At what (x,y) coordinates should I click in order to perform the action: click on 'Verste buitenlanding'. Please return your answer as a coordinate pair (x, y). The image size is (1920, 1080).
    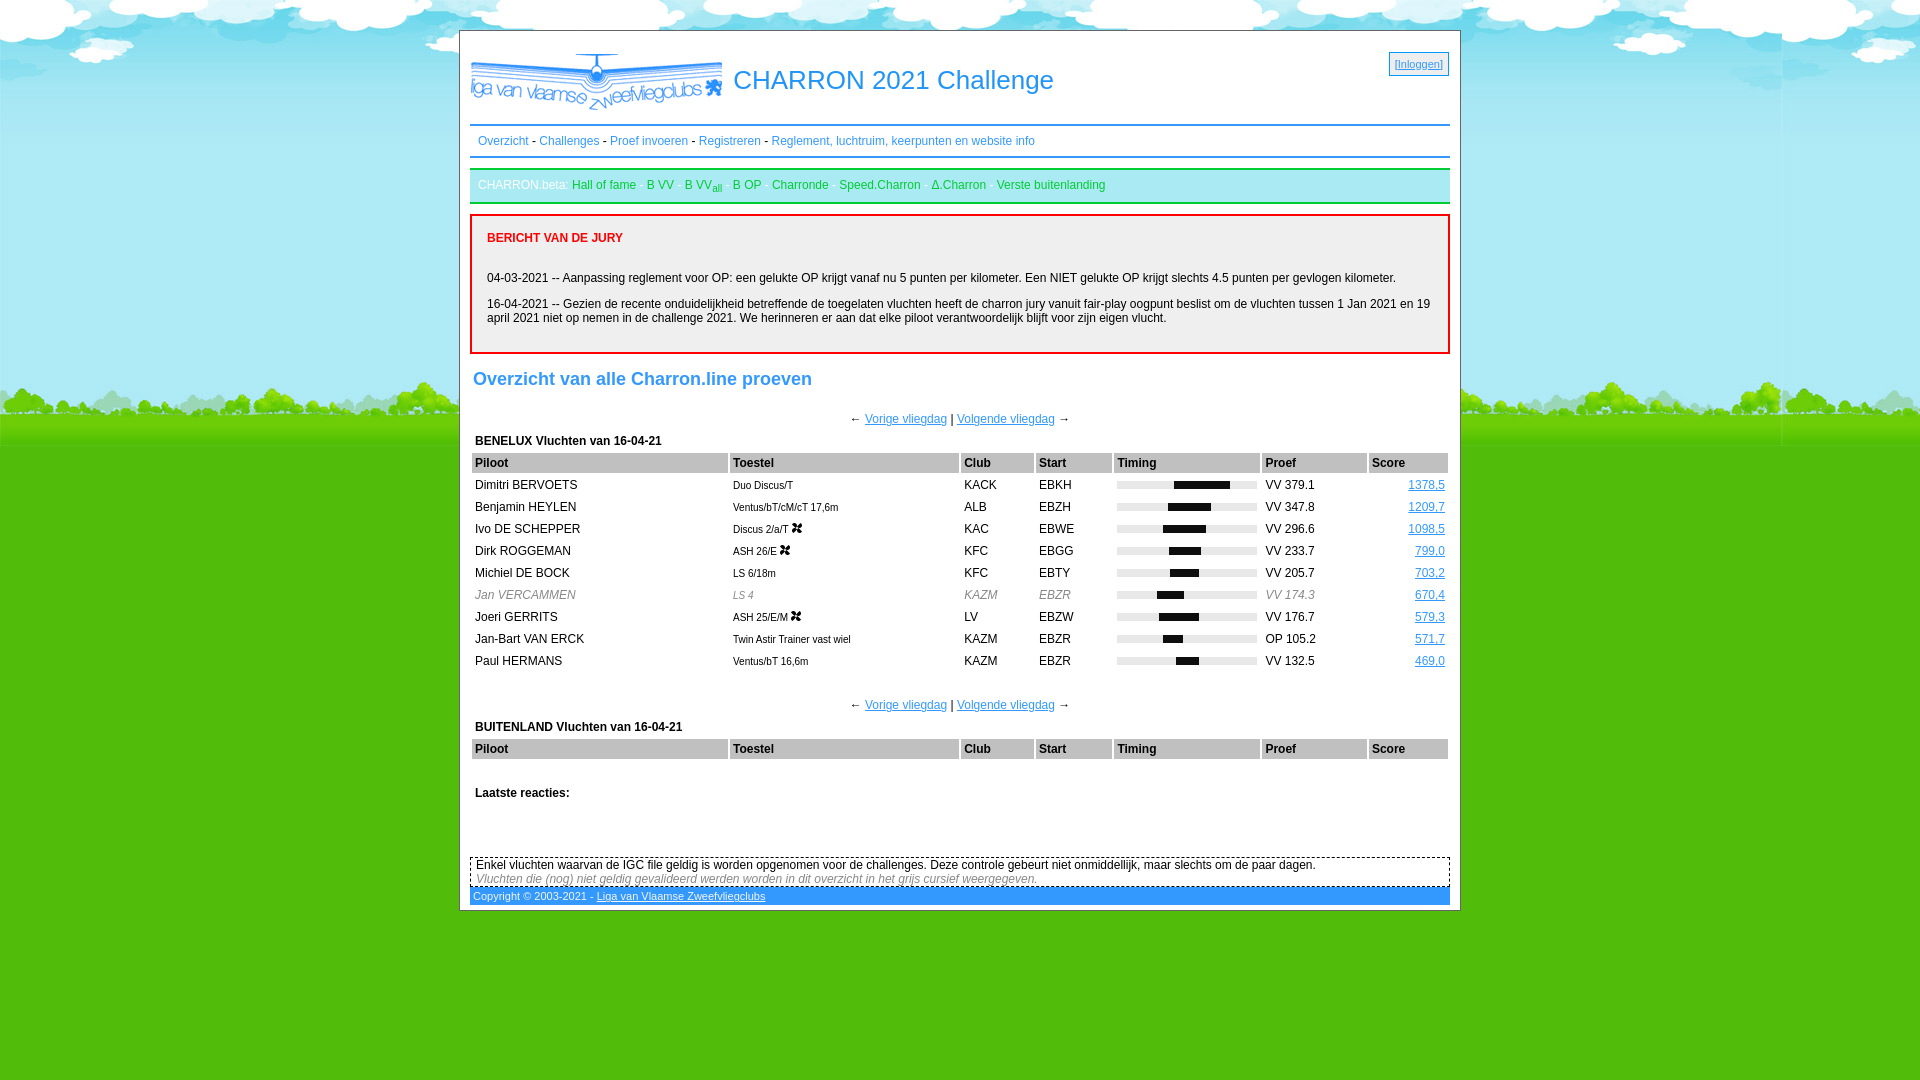
    Looking at the image, I should click on (1050, 185).